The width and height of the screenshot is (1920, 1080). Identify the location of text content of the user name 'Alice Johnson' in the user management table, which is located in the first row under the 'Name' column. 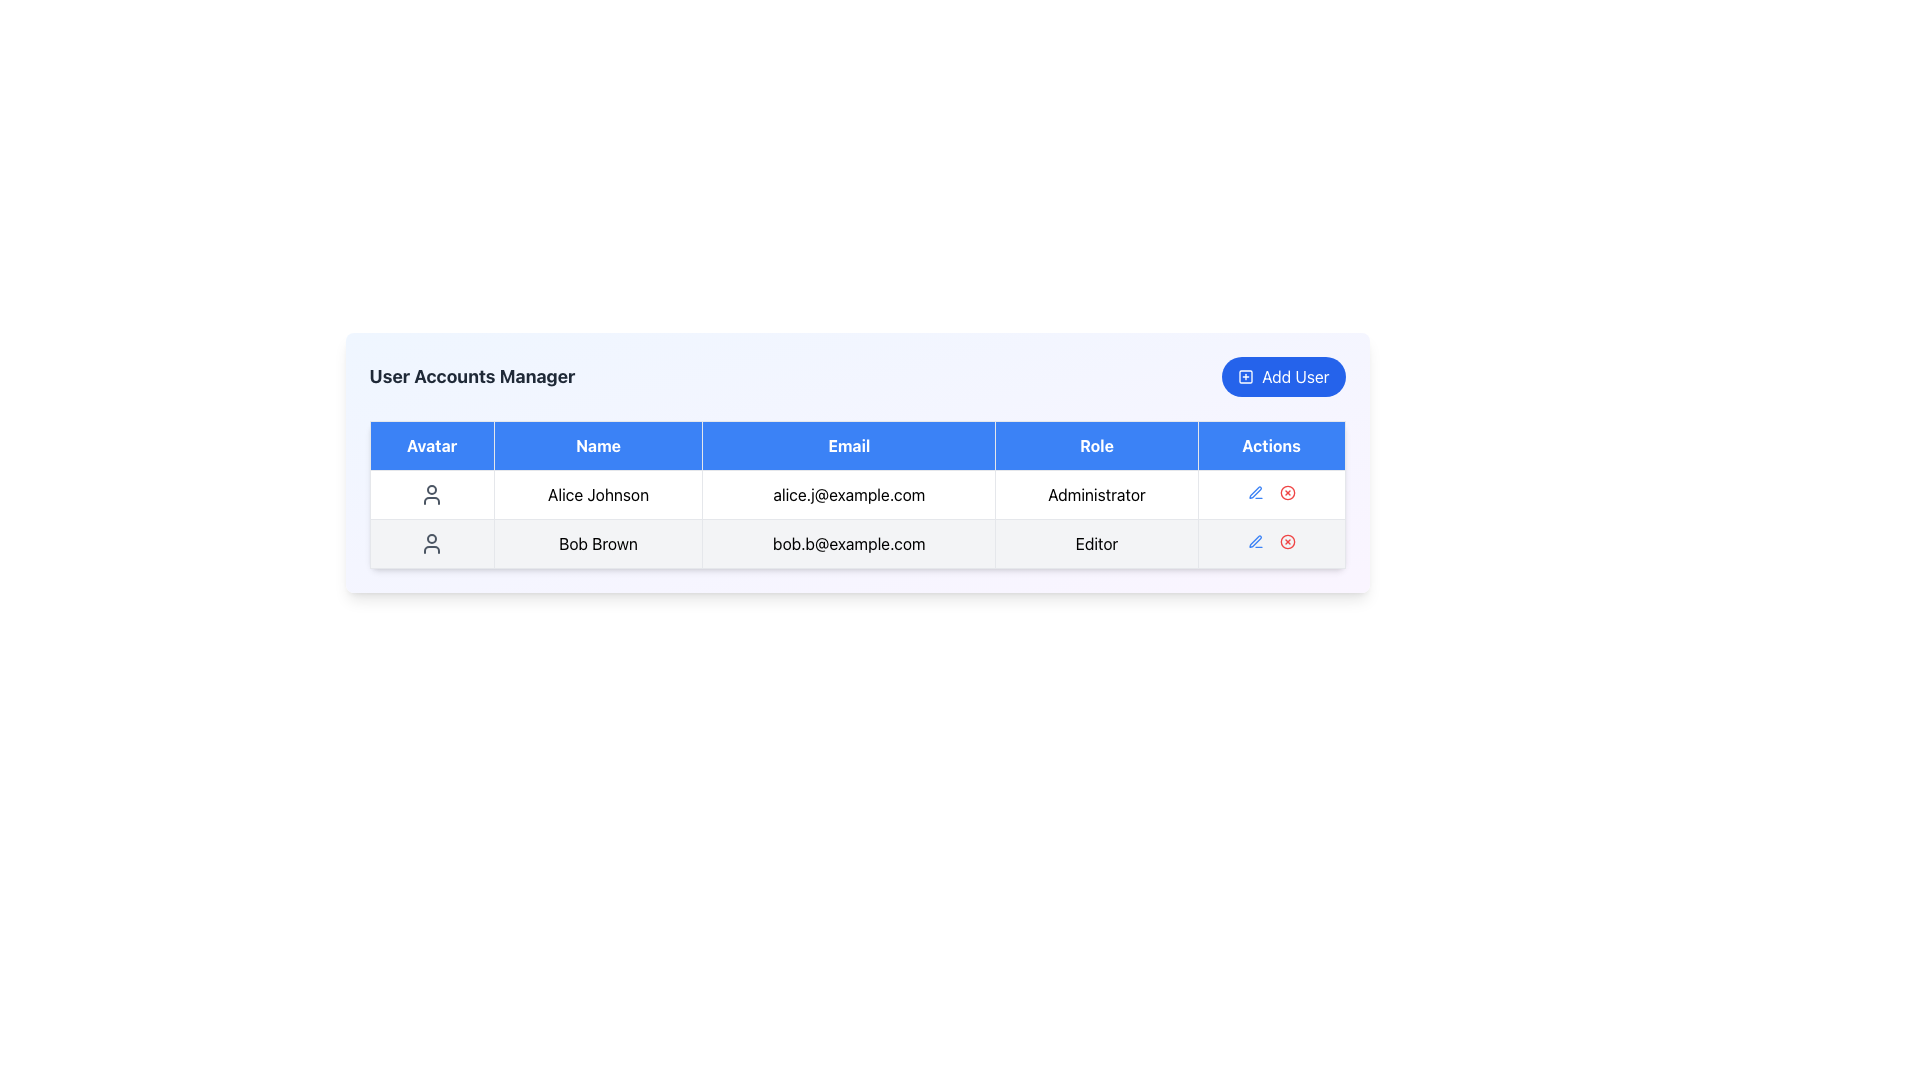
(597, 494).